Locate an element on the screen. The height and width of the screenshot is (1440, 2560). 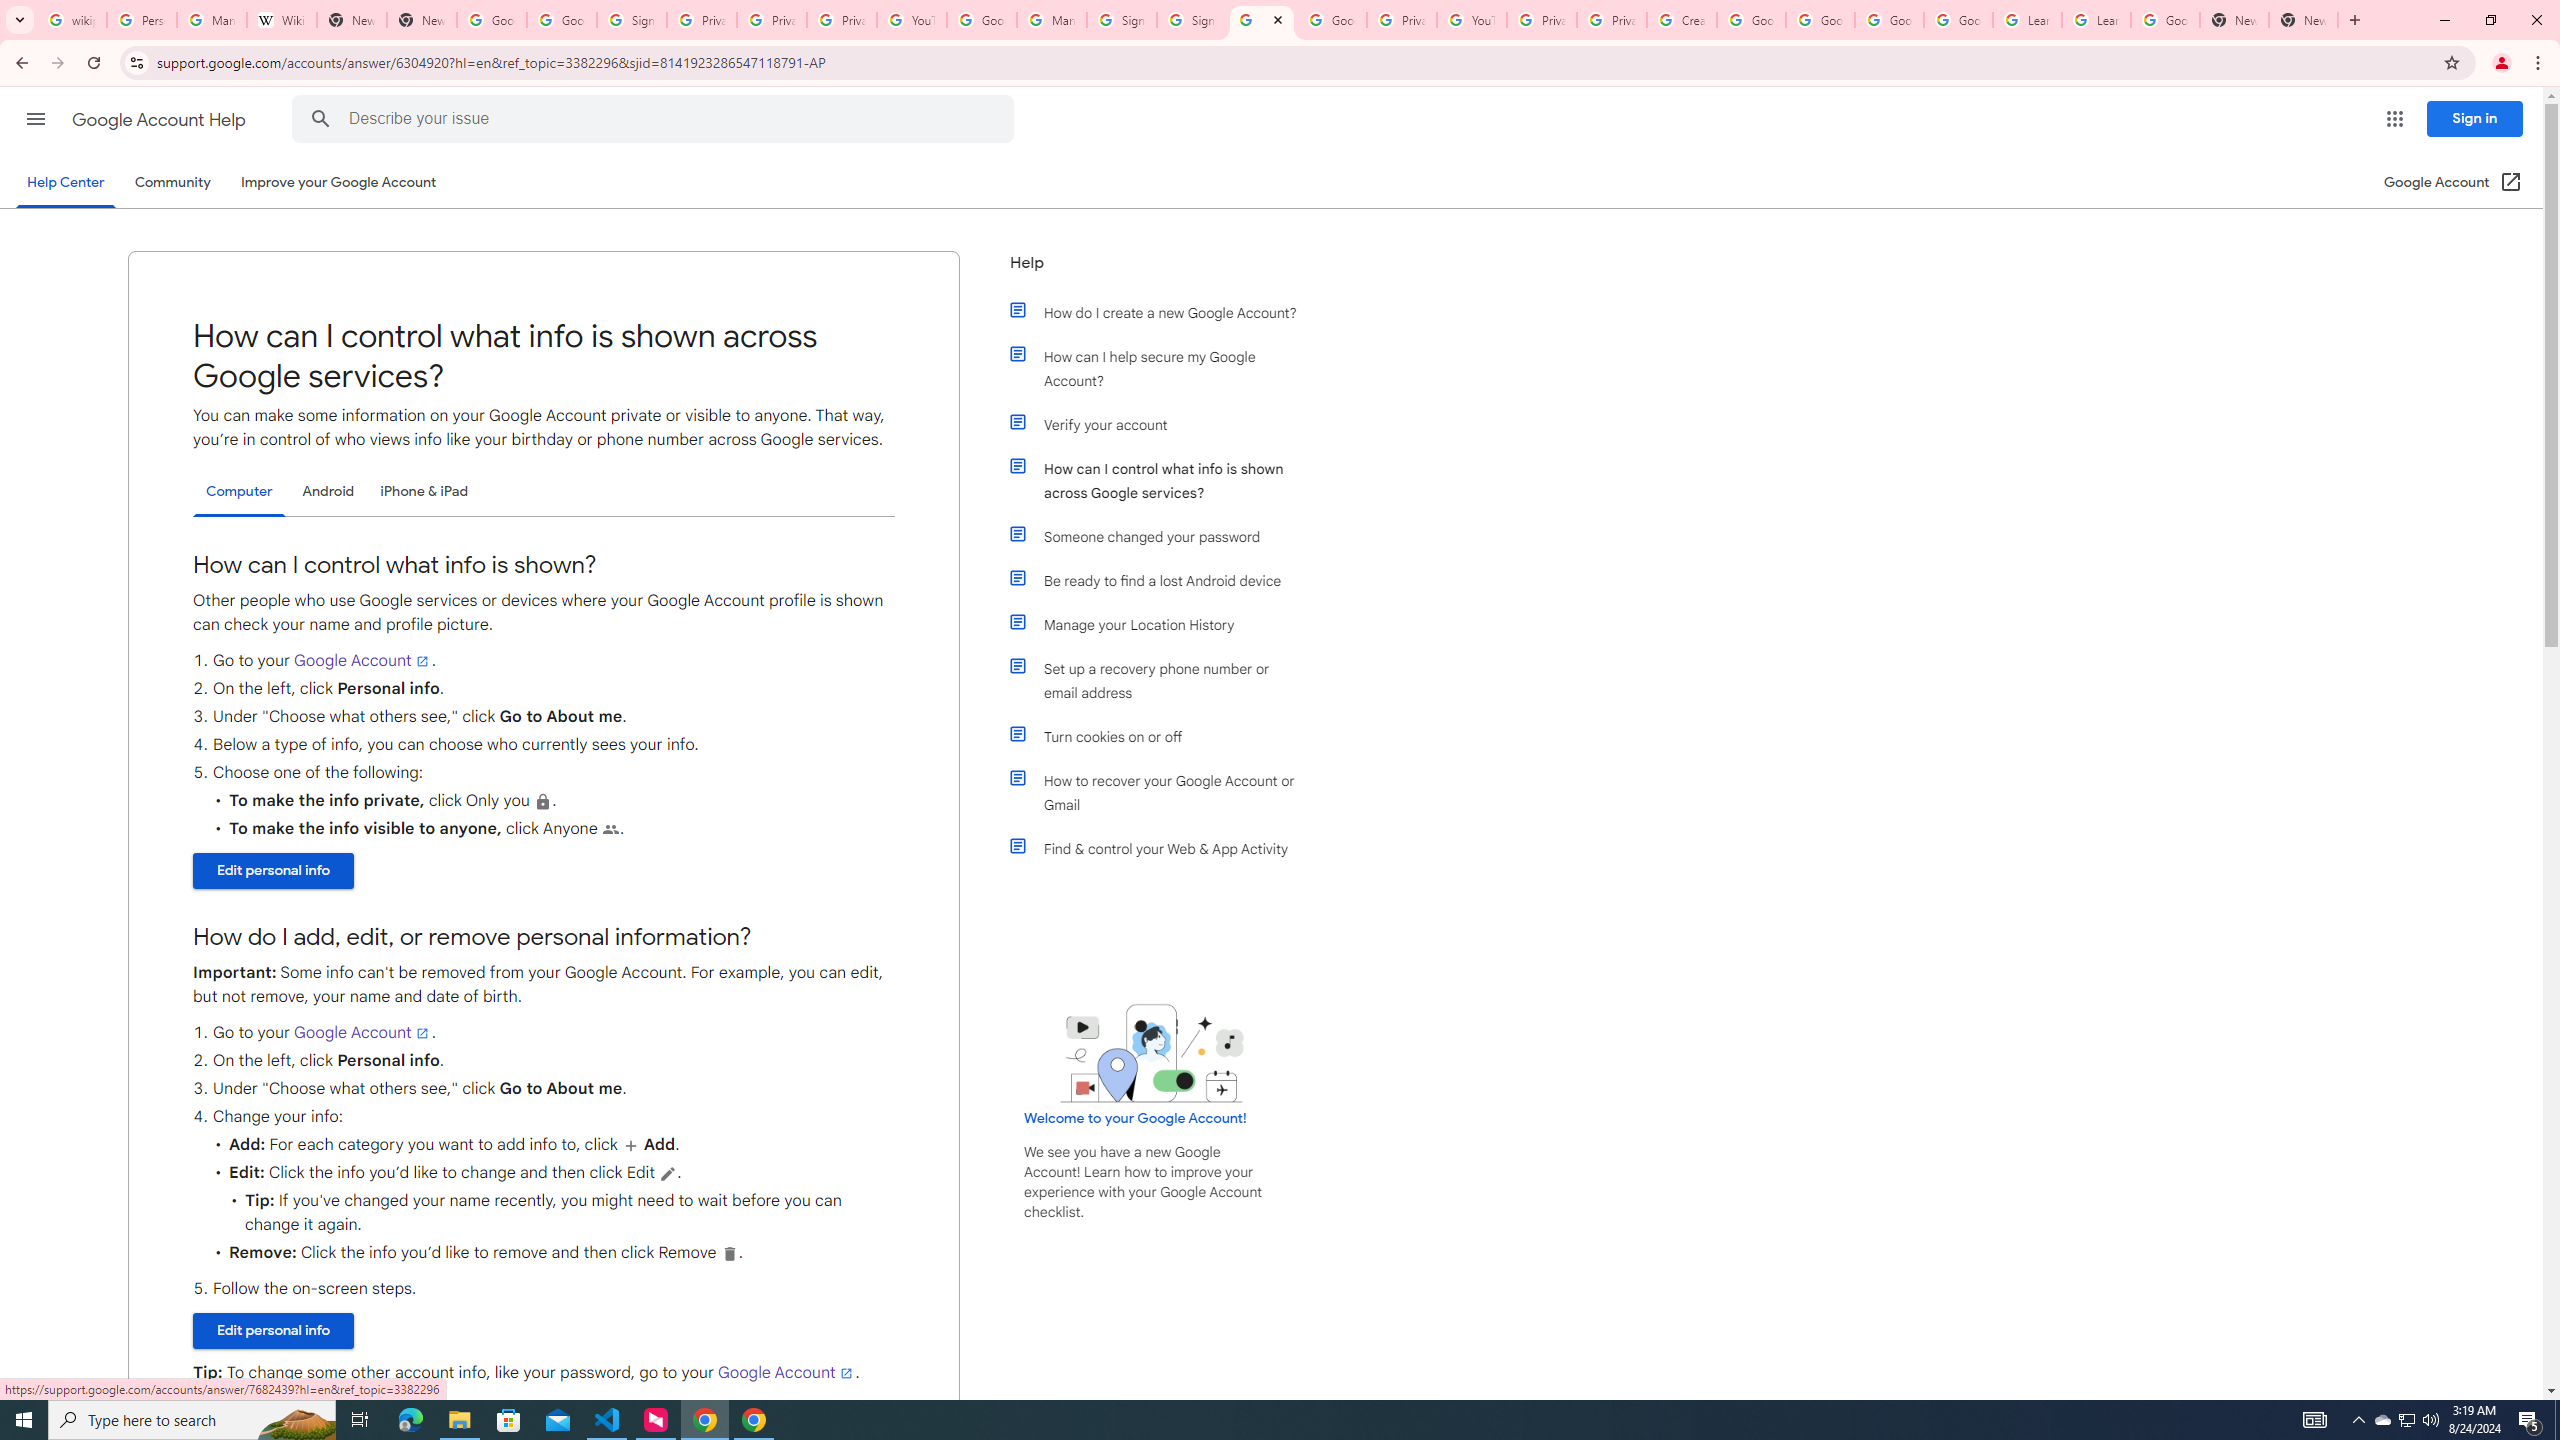
'YouTube' is located at coordinates (1471, 19).